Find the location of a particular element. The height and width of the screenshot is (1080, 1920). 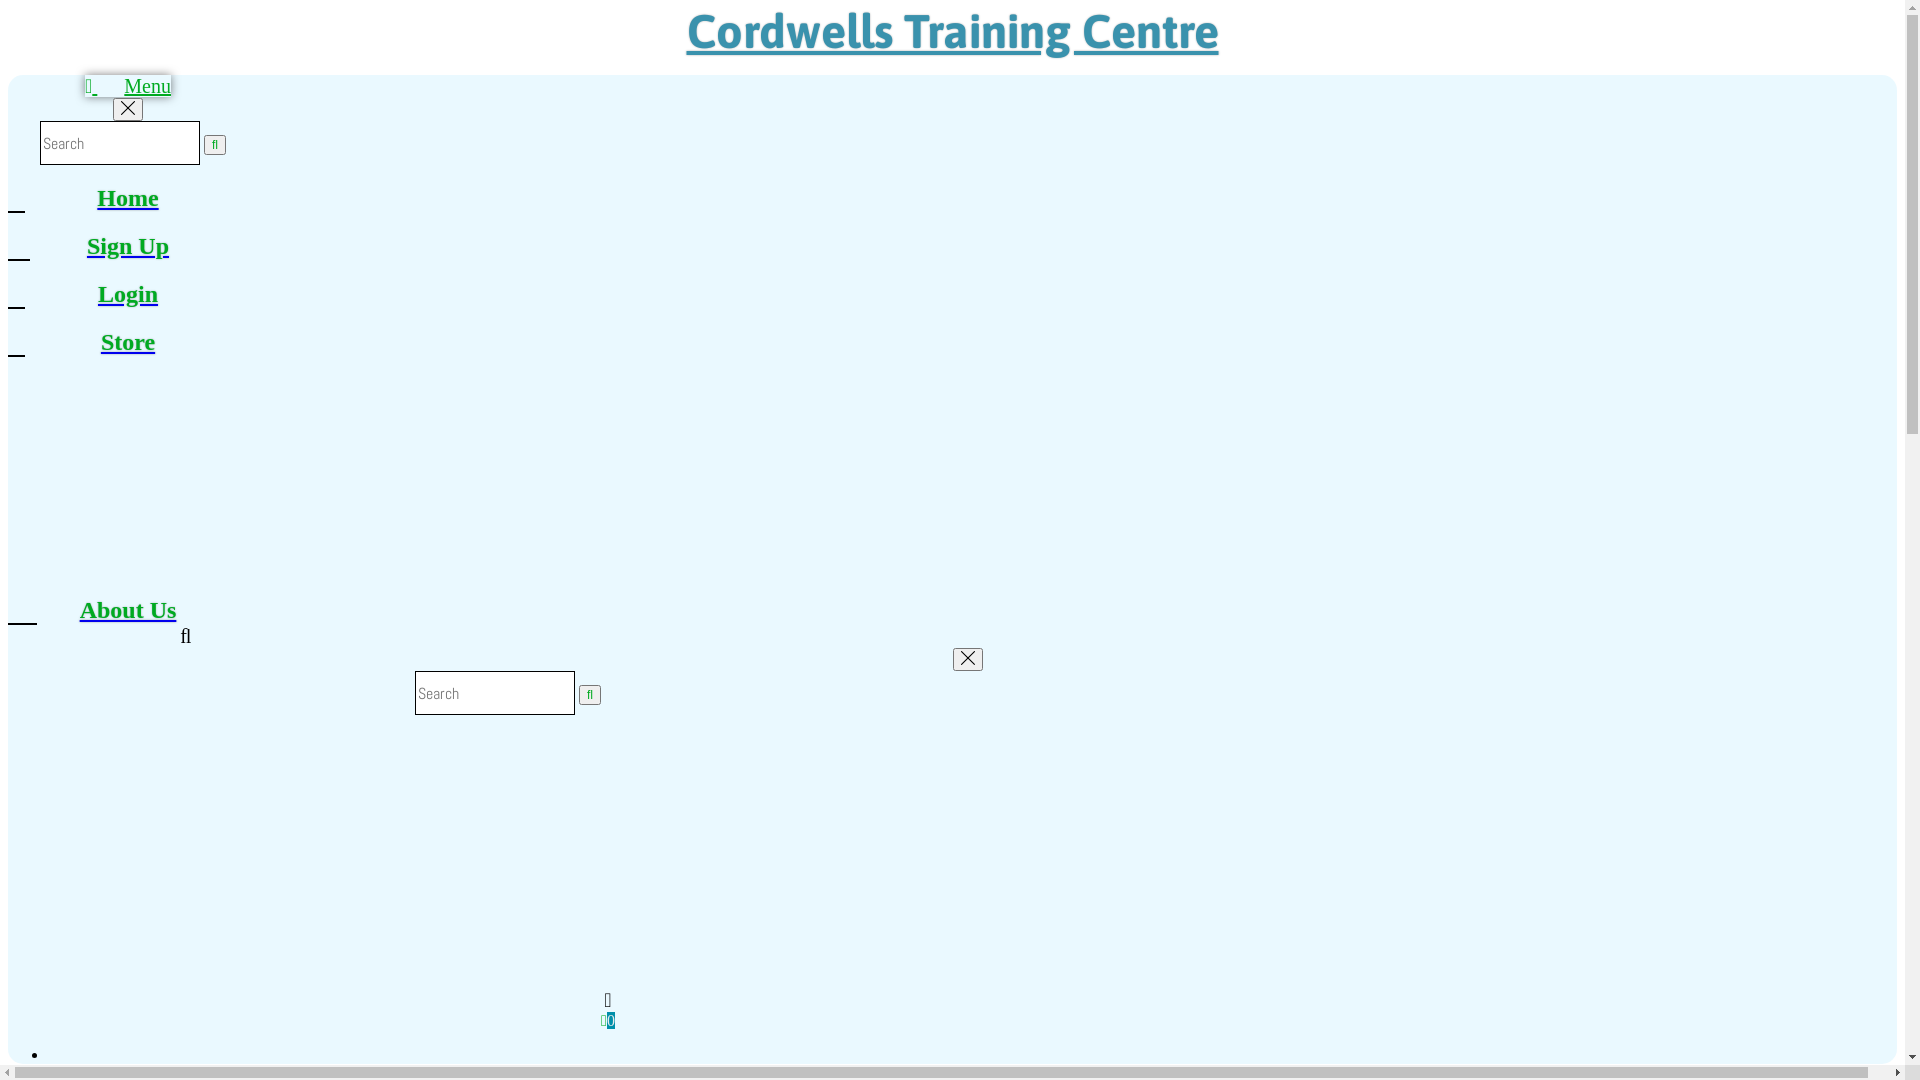

'0' is located at coordinates (607, 1020).